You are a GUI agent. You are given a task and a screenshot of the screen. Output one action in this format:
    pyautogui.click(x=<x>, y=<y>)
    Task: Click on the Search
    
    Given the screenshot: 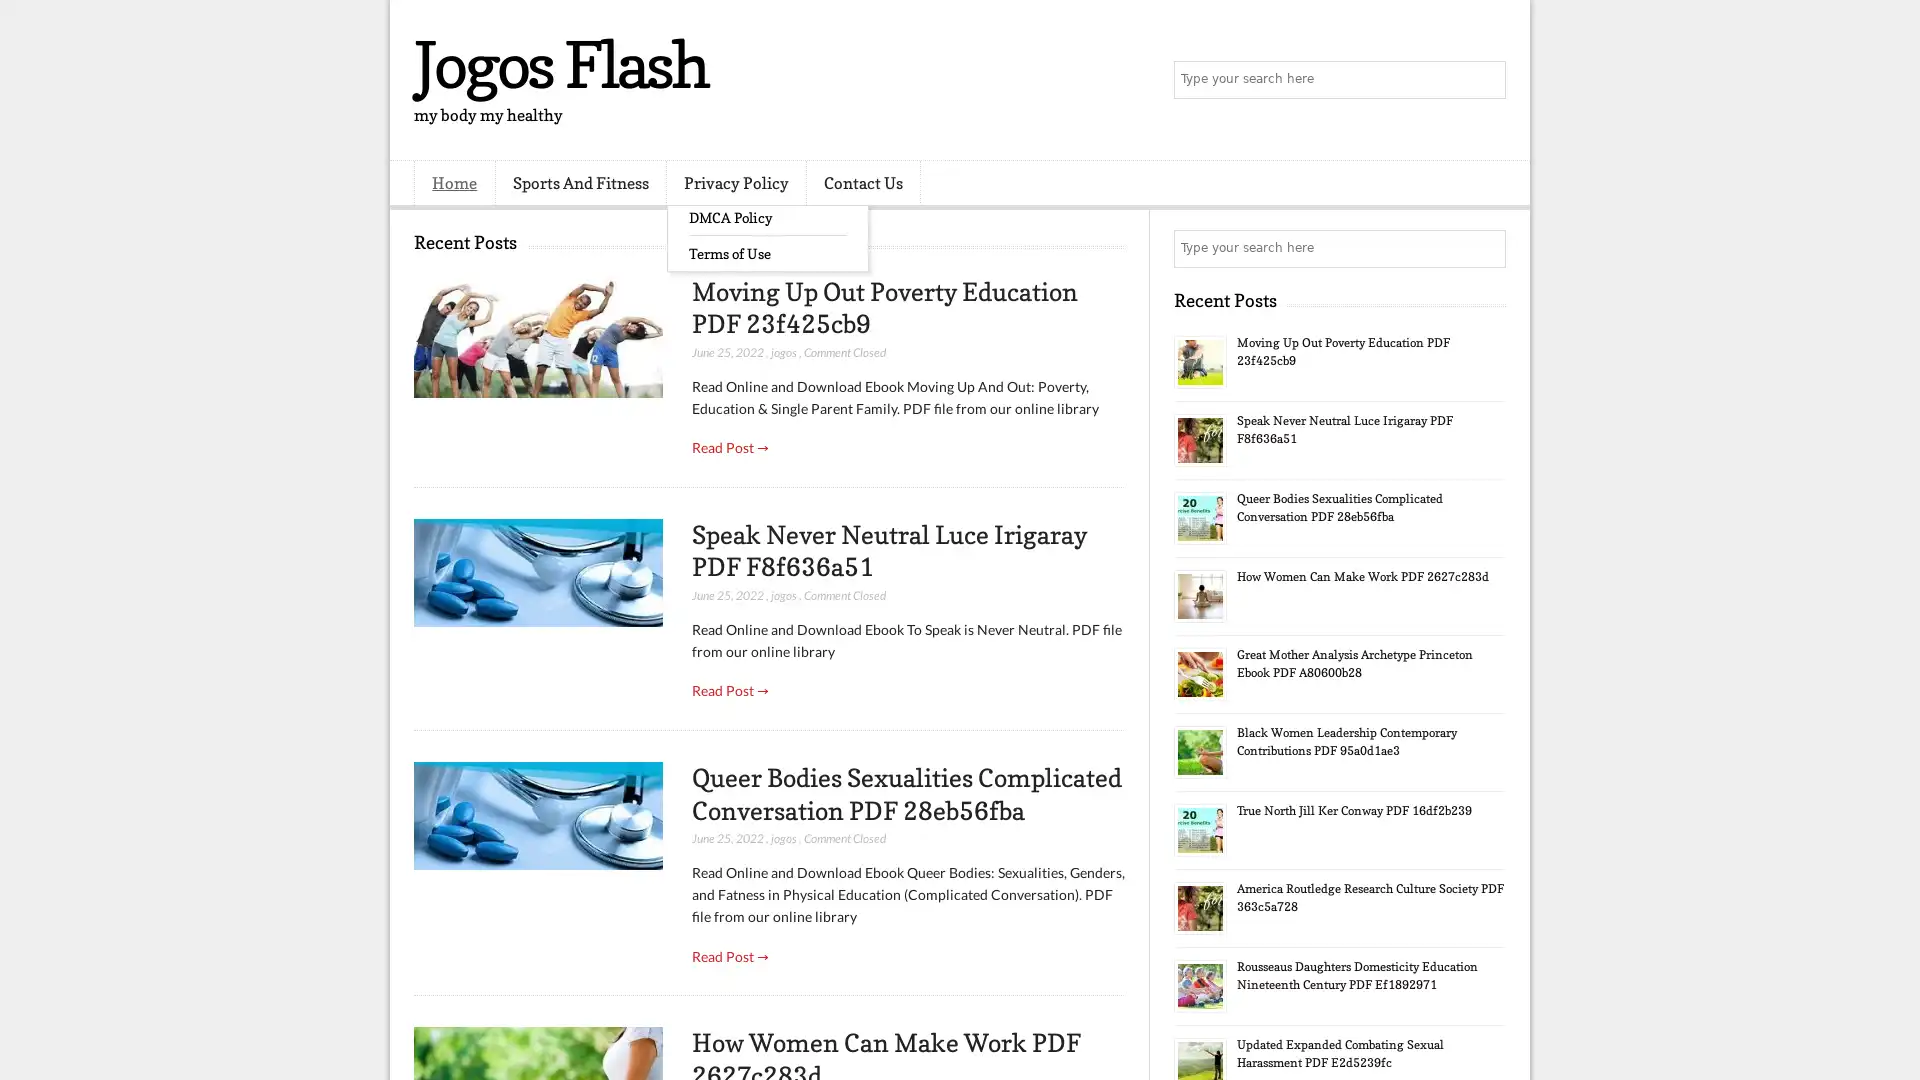 What is the action you would take?
    pyautogui.click(x=1485, y=80)
    